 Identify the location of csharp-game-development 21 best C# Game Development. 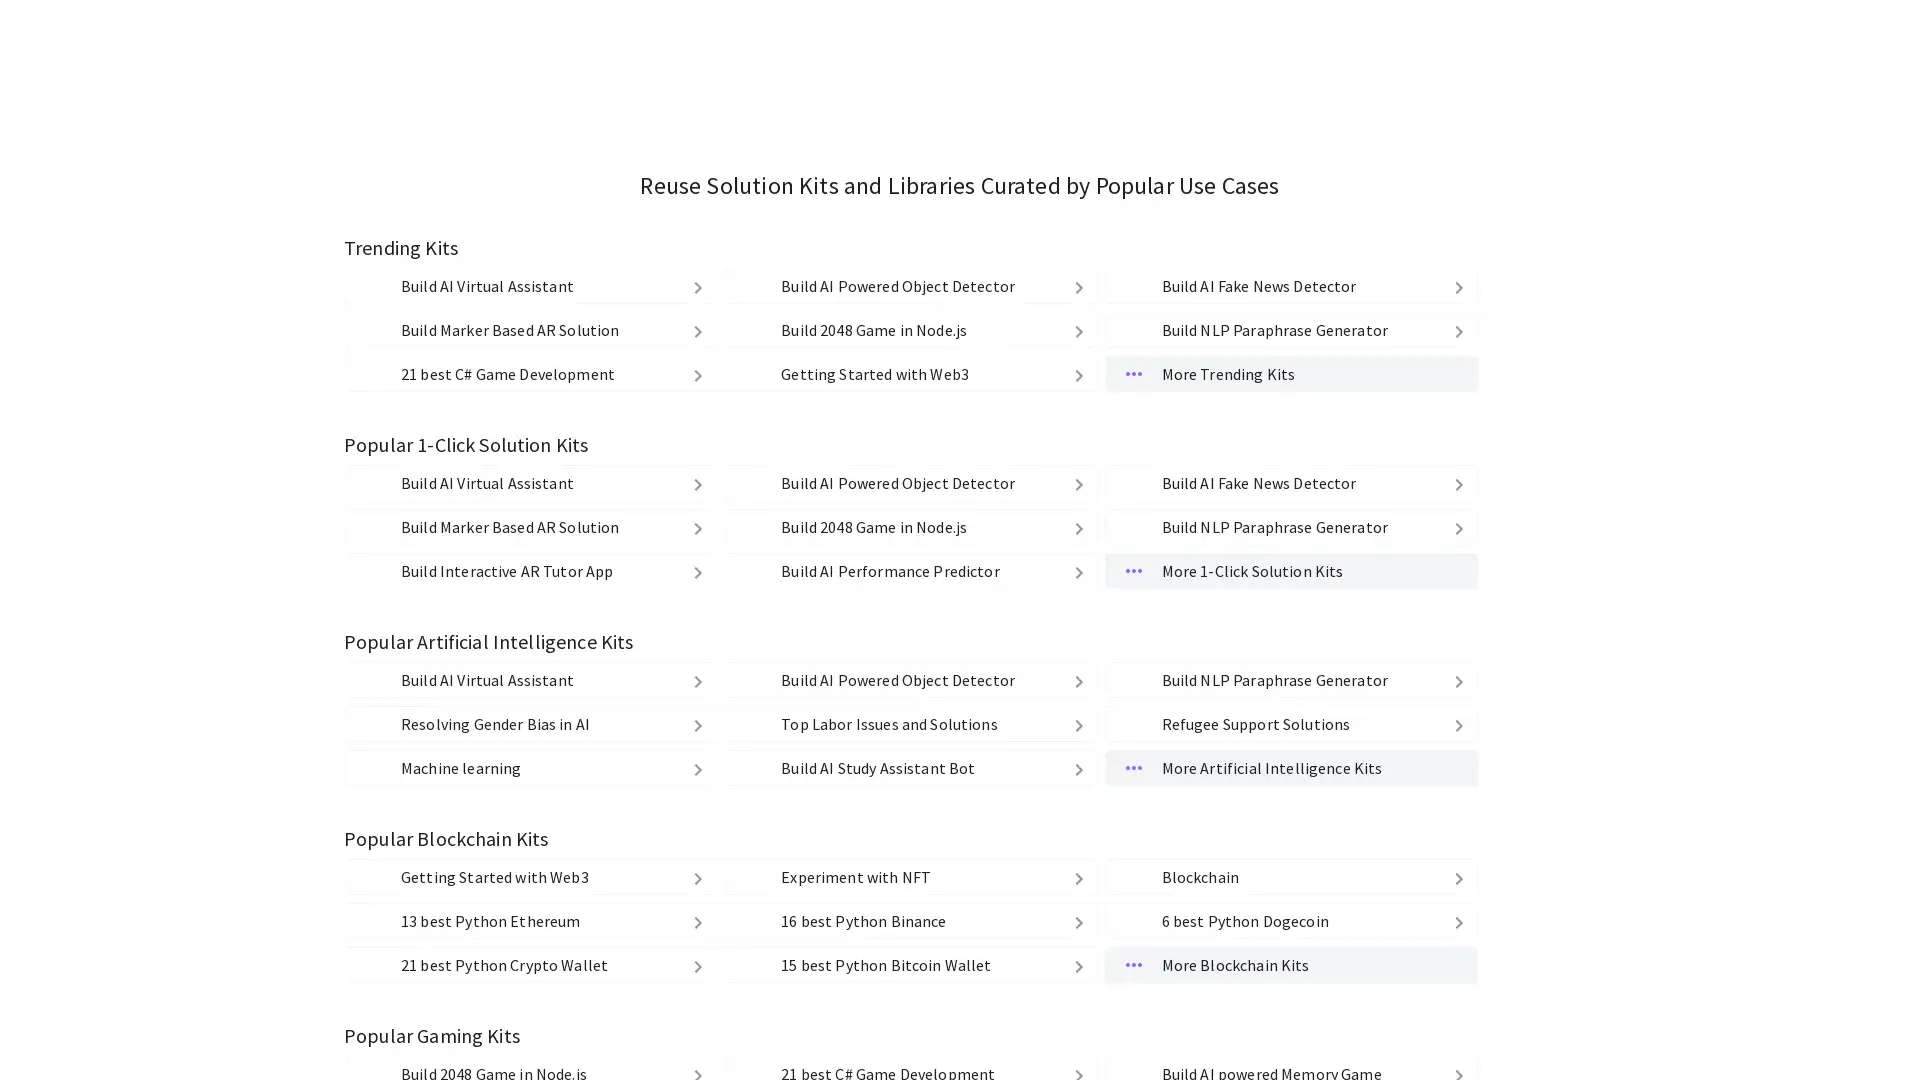
(530, 874).